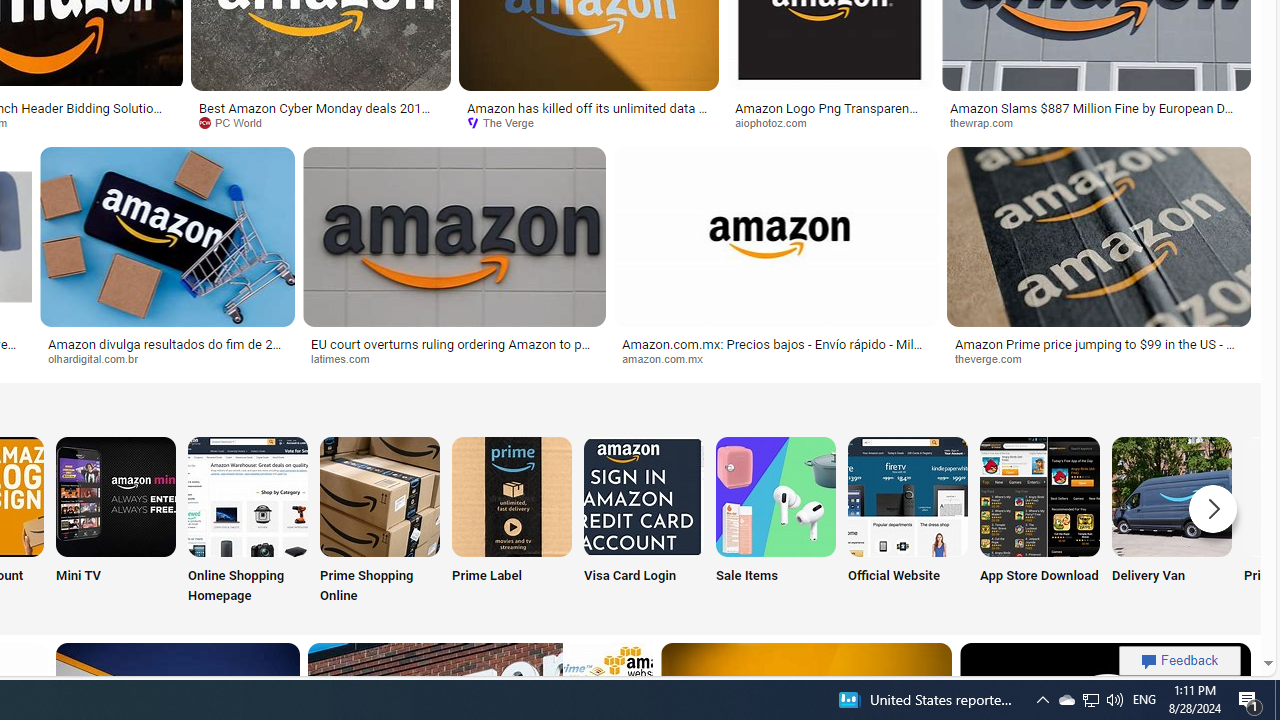 Image resolution: width=1280 pixels, height=720 pixels. I want to click on 'PC World', so click(237, 122).